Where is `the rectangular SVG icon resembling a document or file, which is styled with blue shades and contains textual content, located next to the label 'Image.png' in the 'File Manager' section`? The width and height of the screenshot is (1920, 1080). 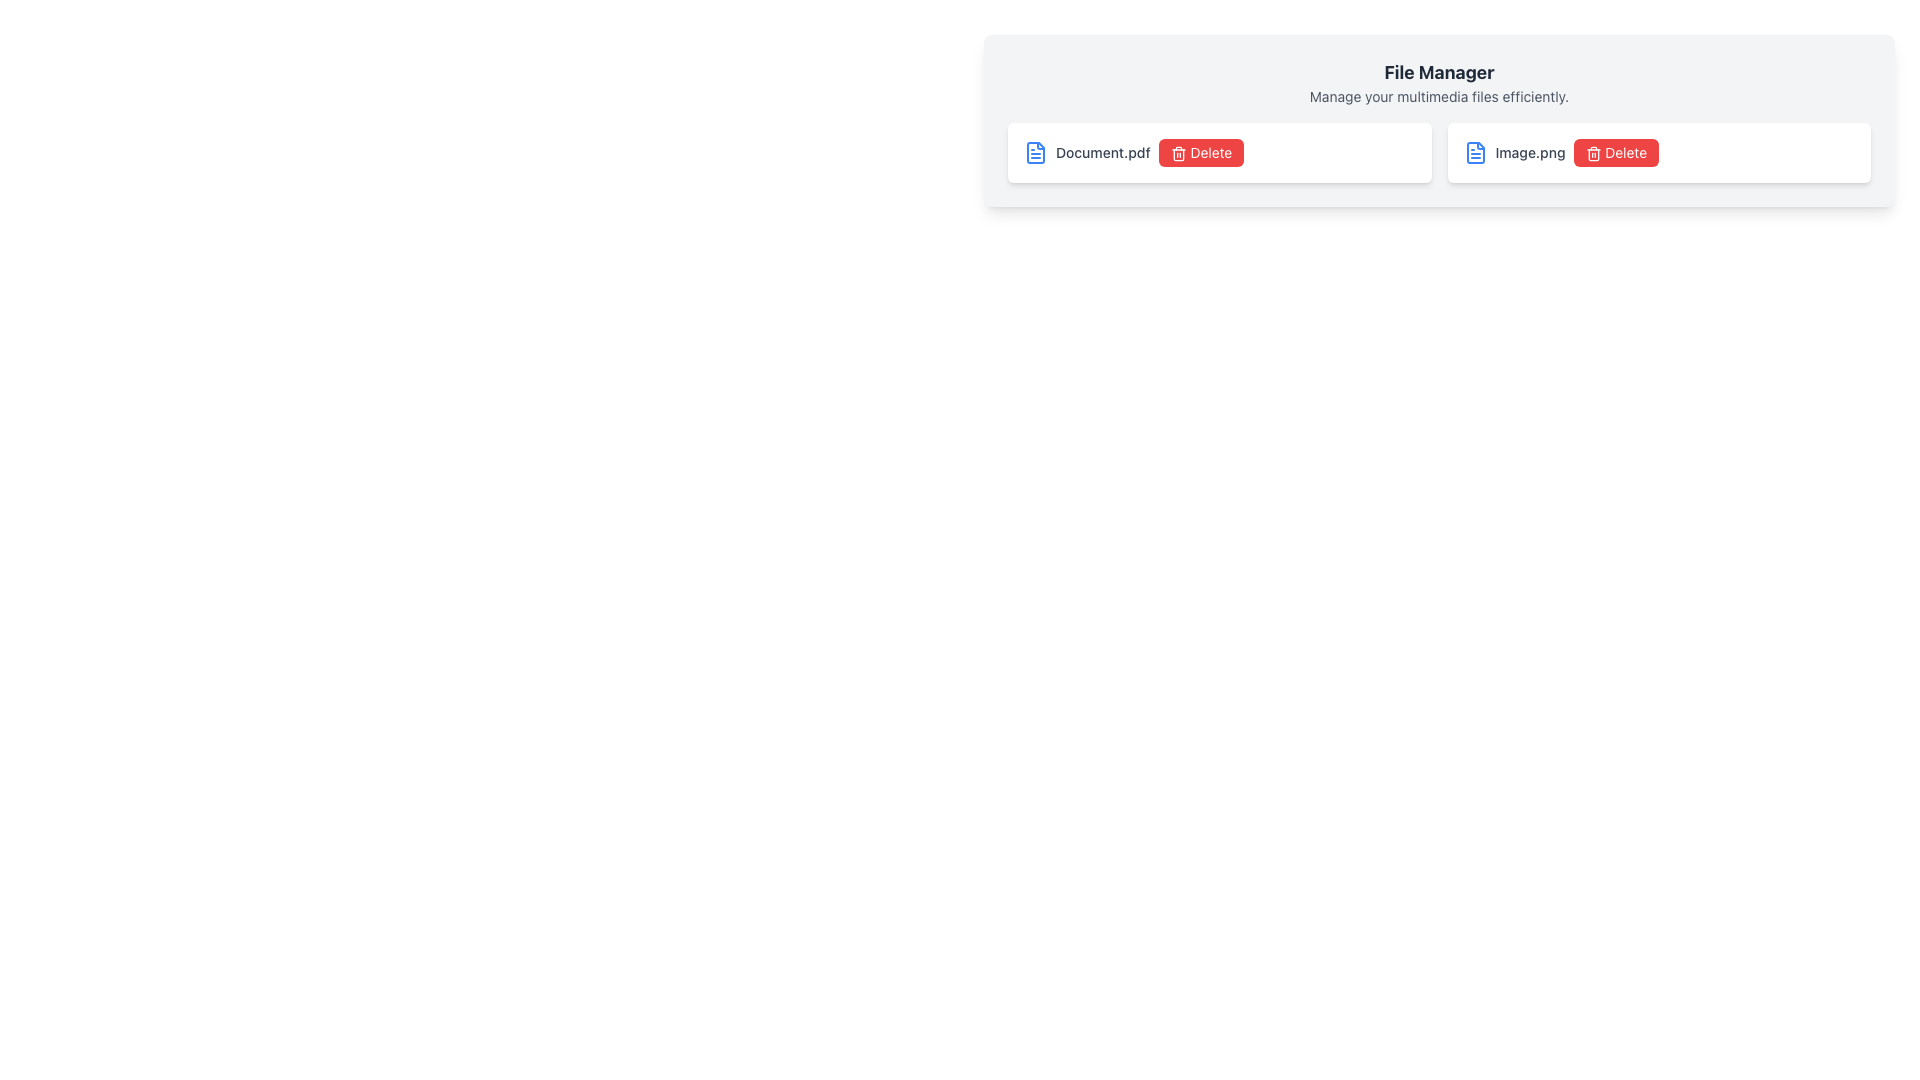 the rectangular SVG icon resembling a document or file, which is styled with blue shades and contains textual content, located next to the label 'Image.png' in the 'File Manager' section is located at coordinates (1475, 152).